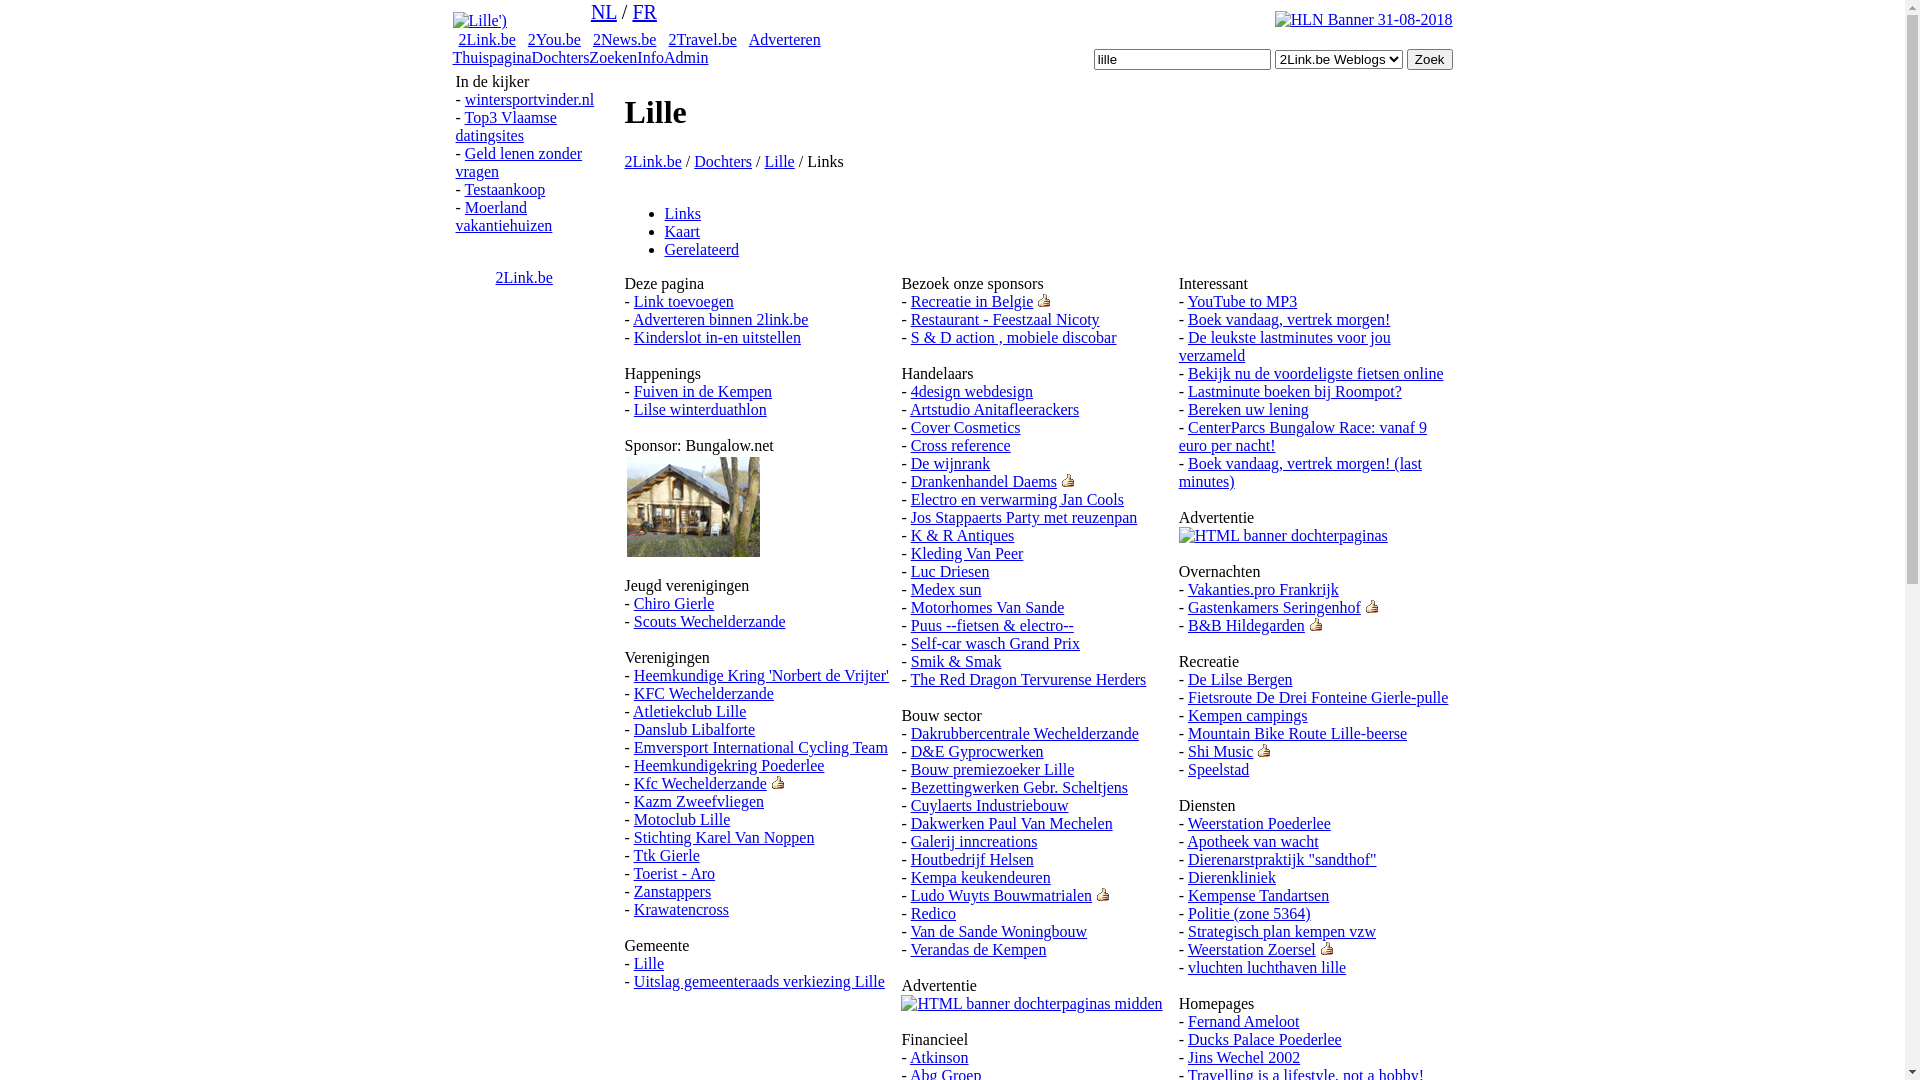  Describe the element at coordinates (910, 498) in the screenshot. I see `'Electro en verwarming Jan Cools'` at that location.